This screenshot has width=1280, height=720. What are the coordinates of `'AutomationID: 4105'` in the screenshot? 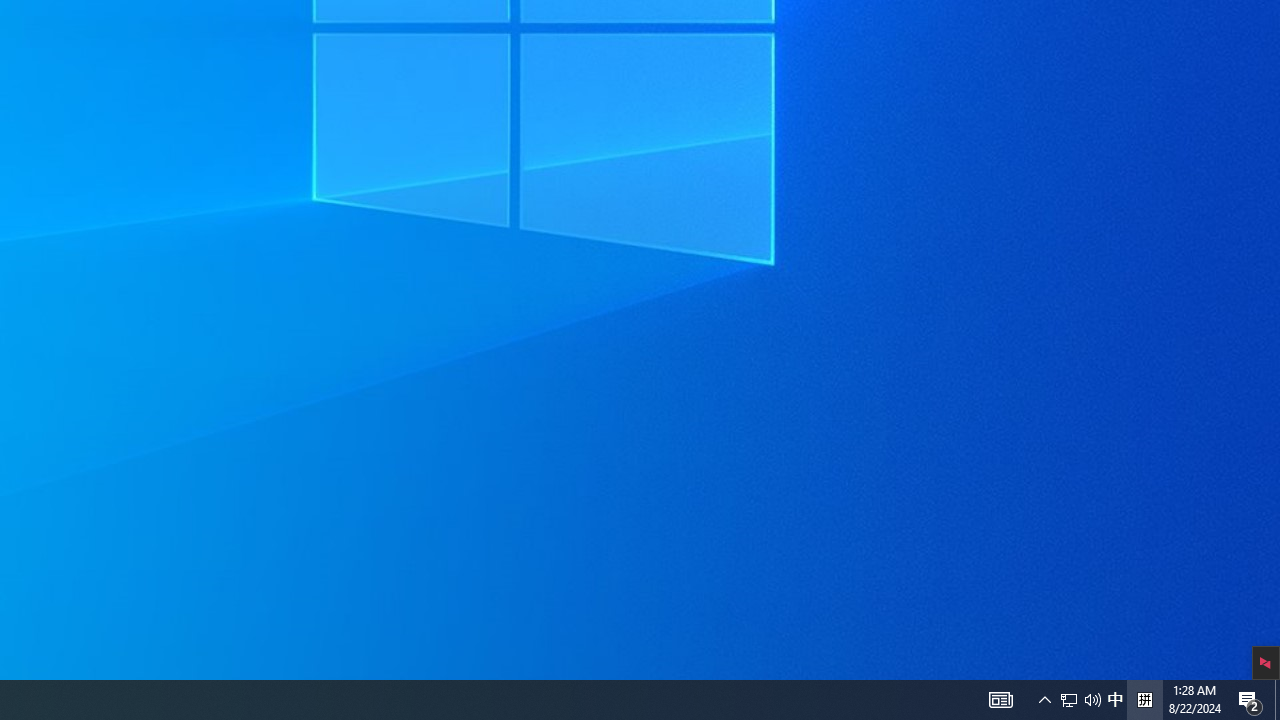 It's located at (1044, 698).